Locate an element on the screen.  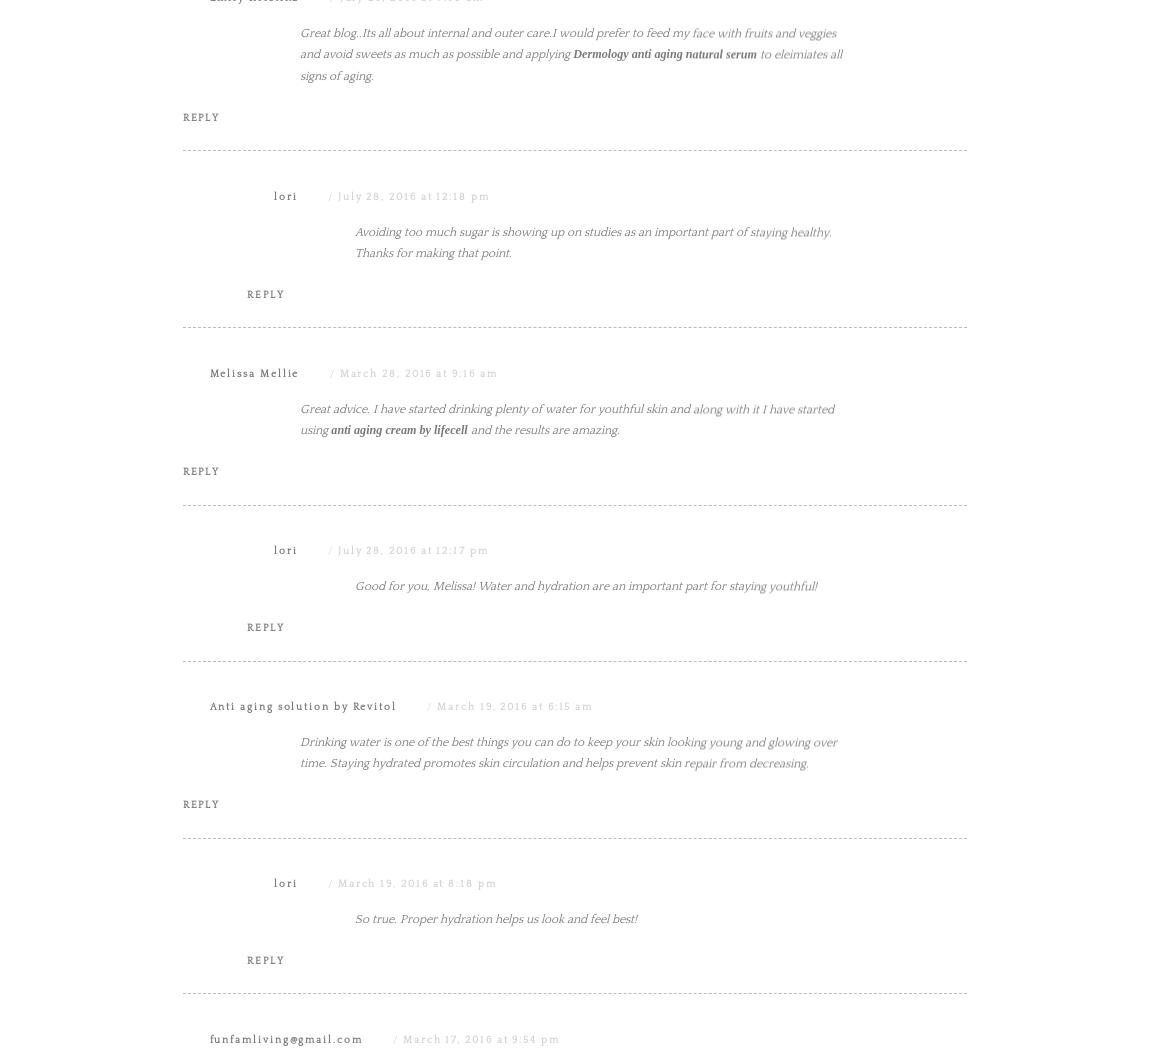
'Emily Kristina' is located at coordinates (253, 197).